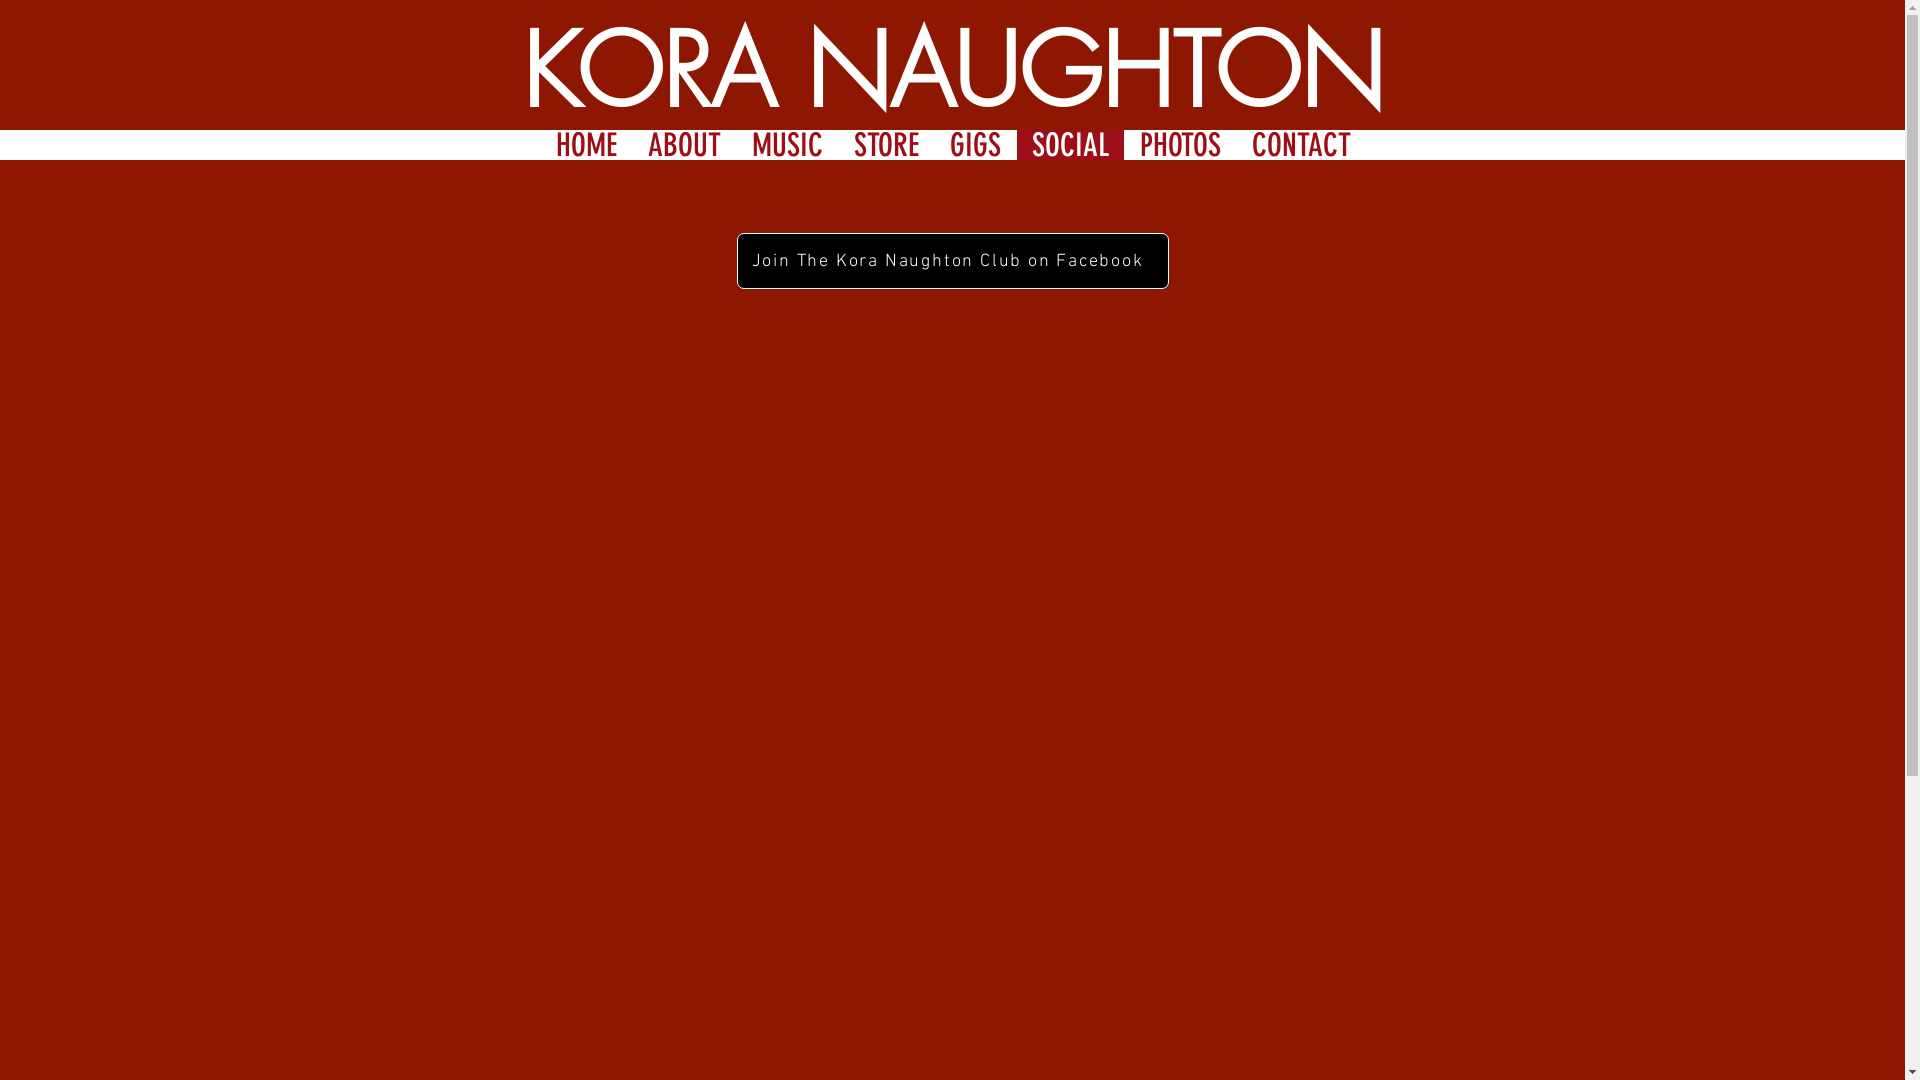 The width and height of the screenshot is (1920, 1080). I want to click on 'KORA NAUGHTON', so click(952, 69).